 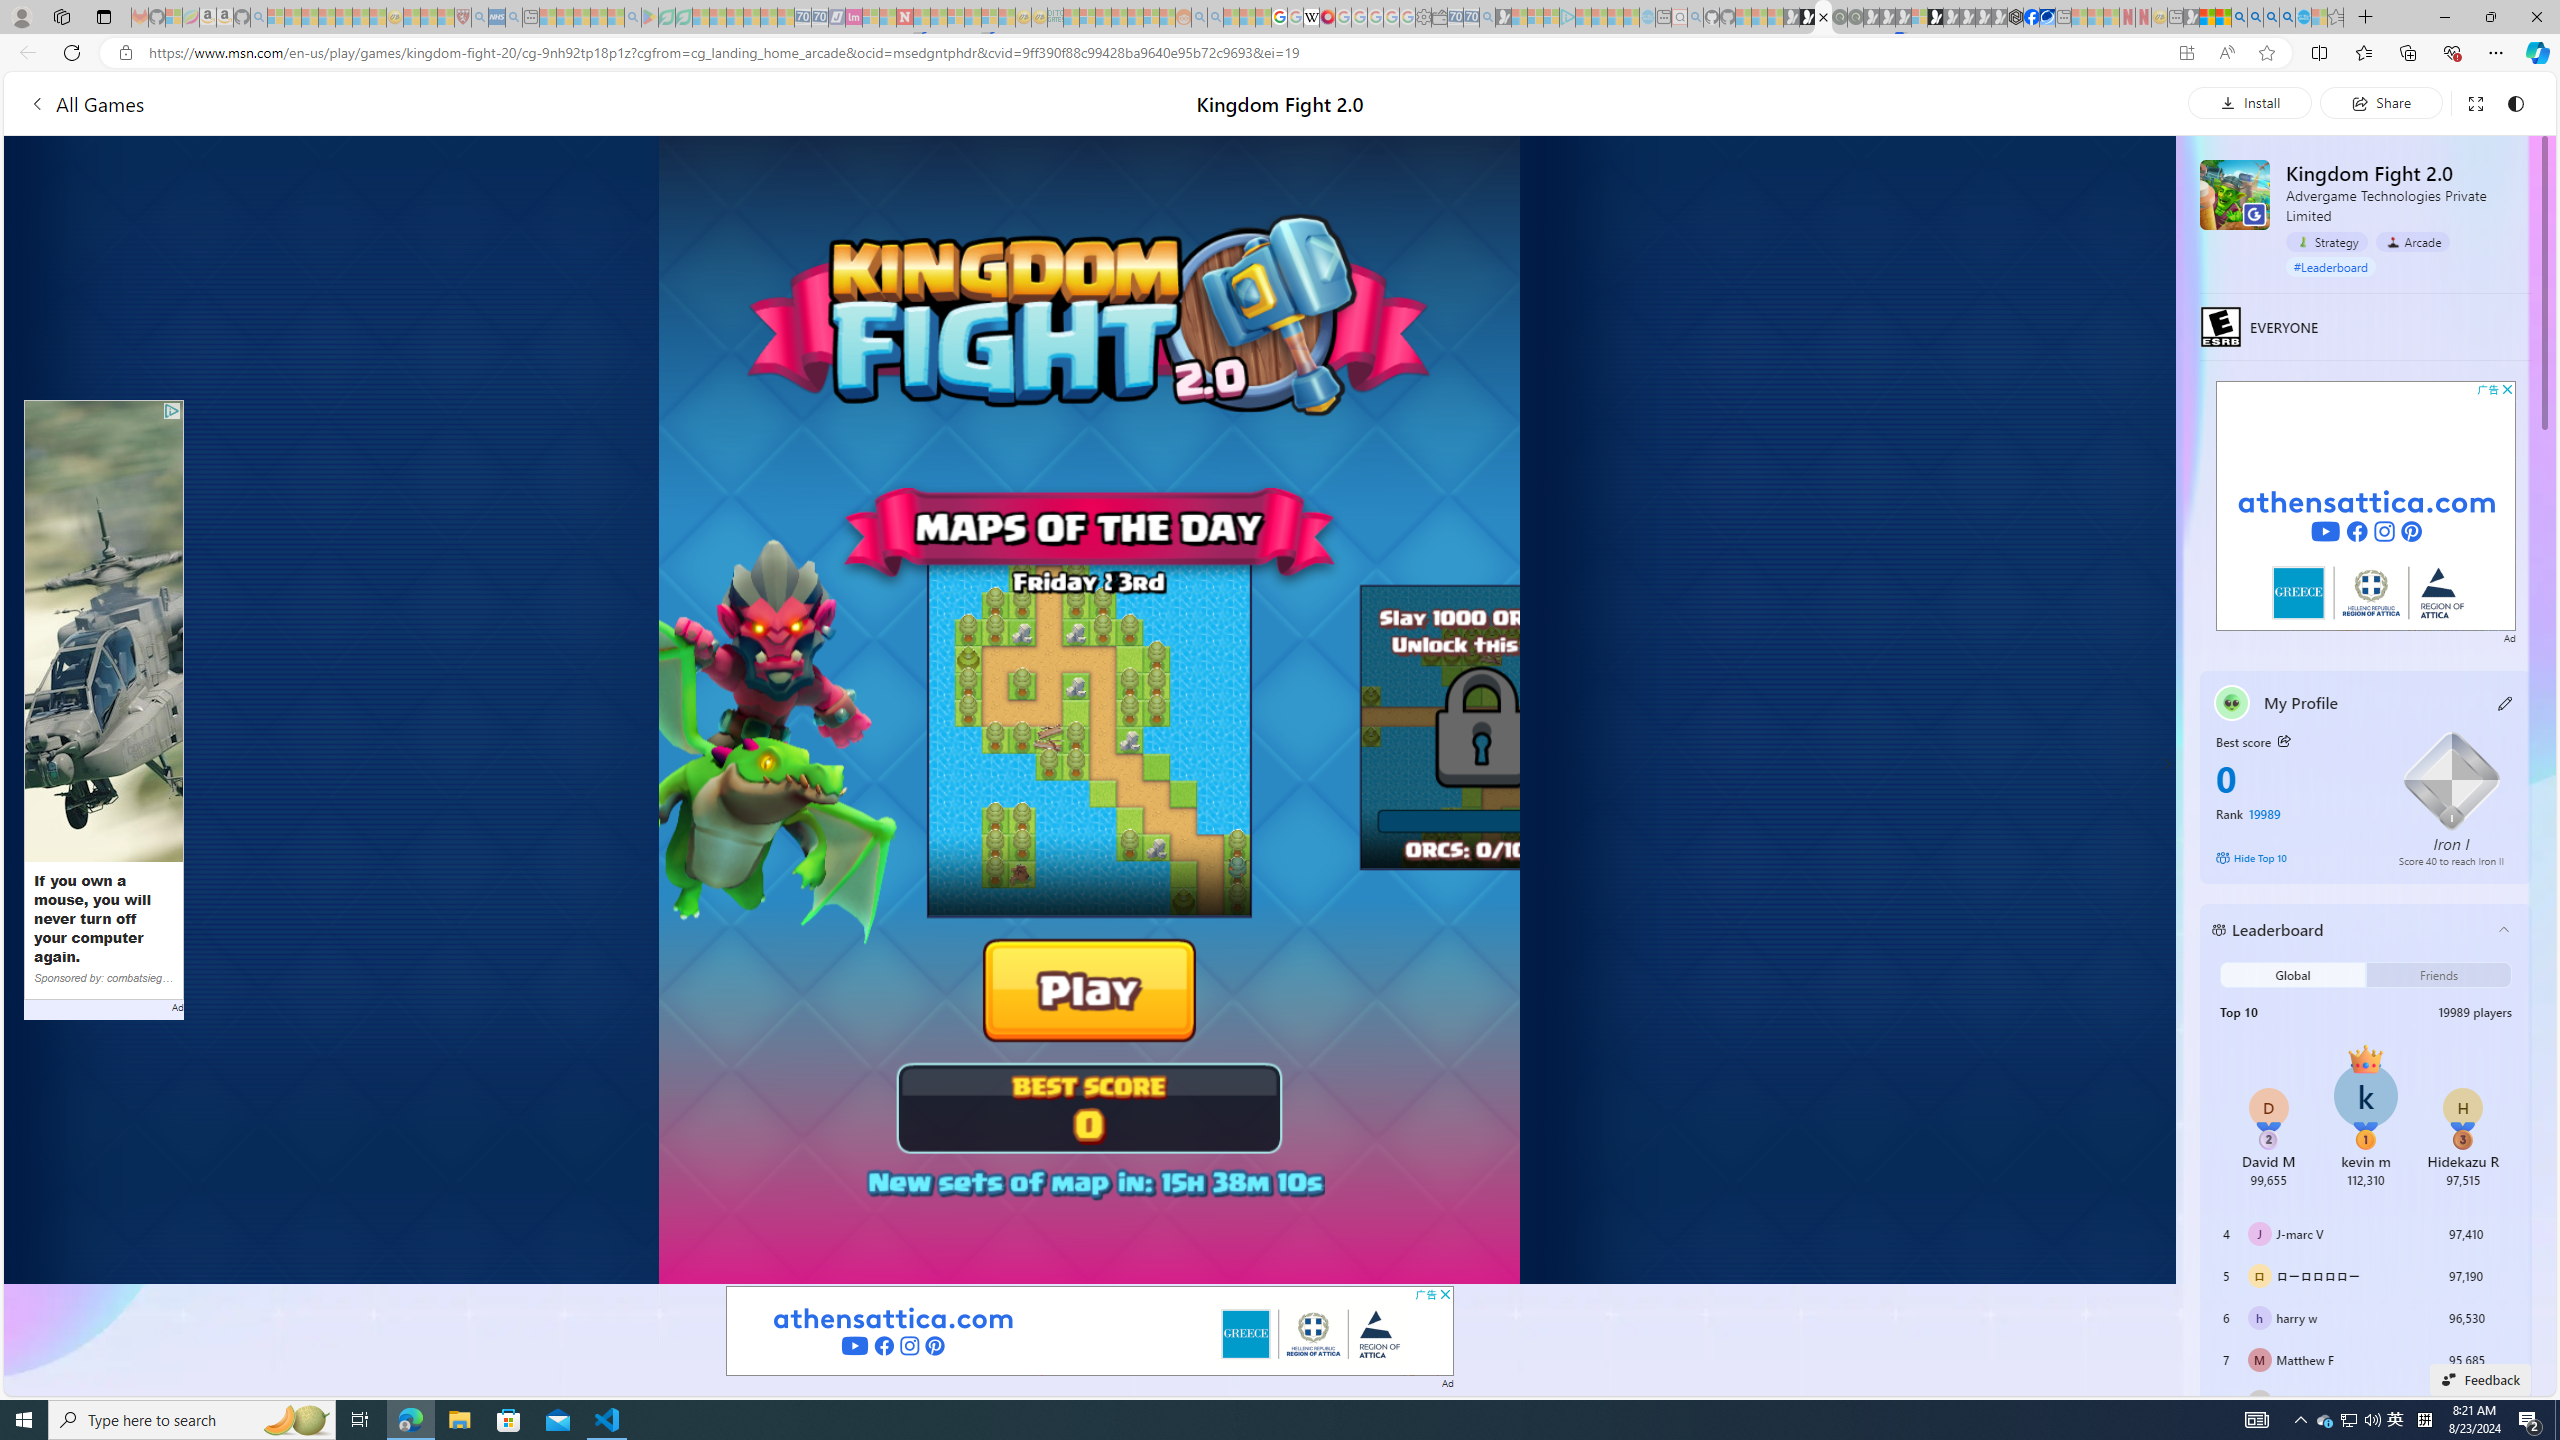 What do you see at coordinates (309, 16) in the screenshot?
I see `'The Weather Channel - MSN - Sleeping'` at bounding box center [309, 16].